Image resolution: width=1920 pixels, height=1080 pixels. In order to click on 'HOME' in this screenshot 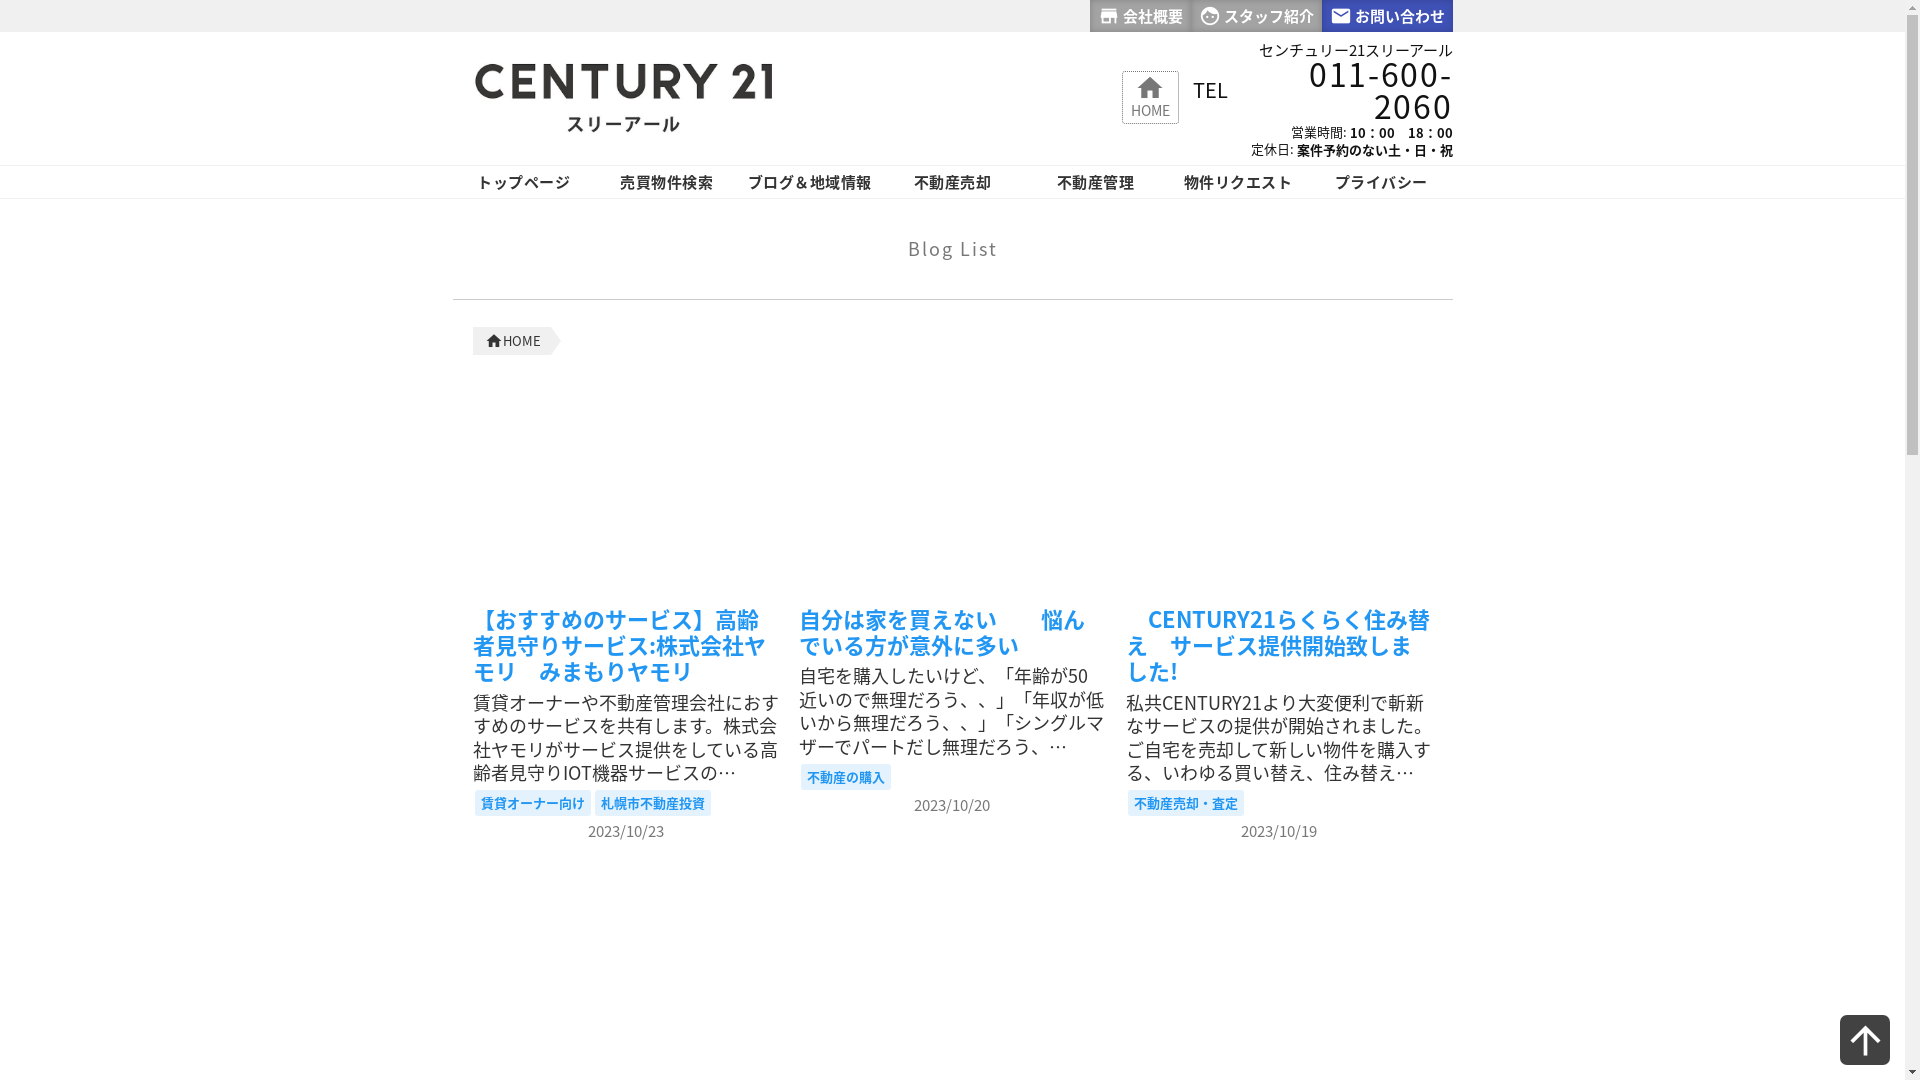, I will do `click(515, 339)`.